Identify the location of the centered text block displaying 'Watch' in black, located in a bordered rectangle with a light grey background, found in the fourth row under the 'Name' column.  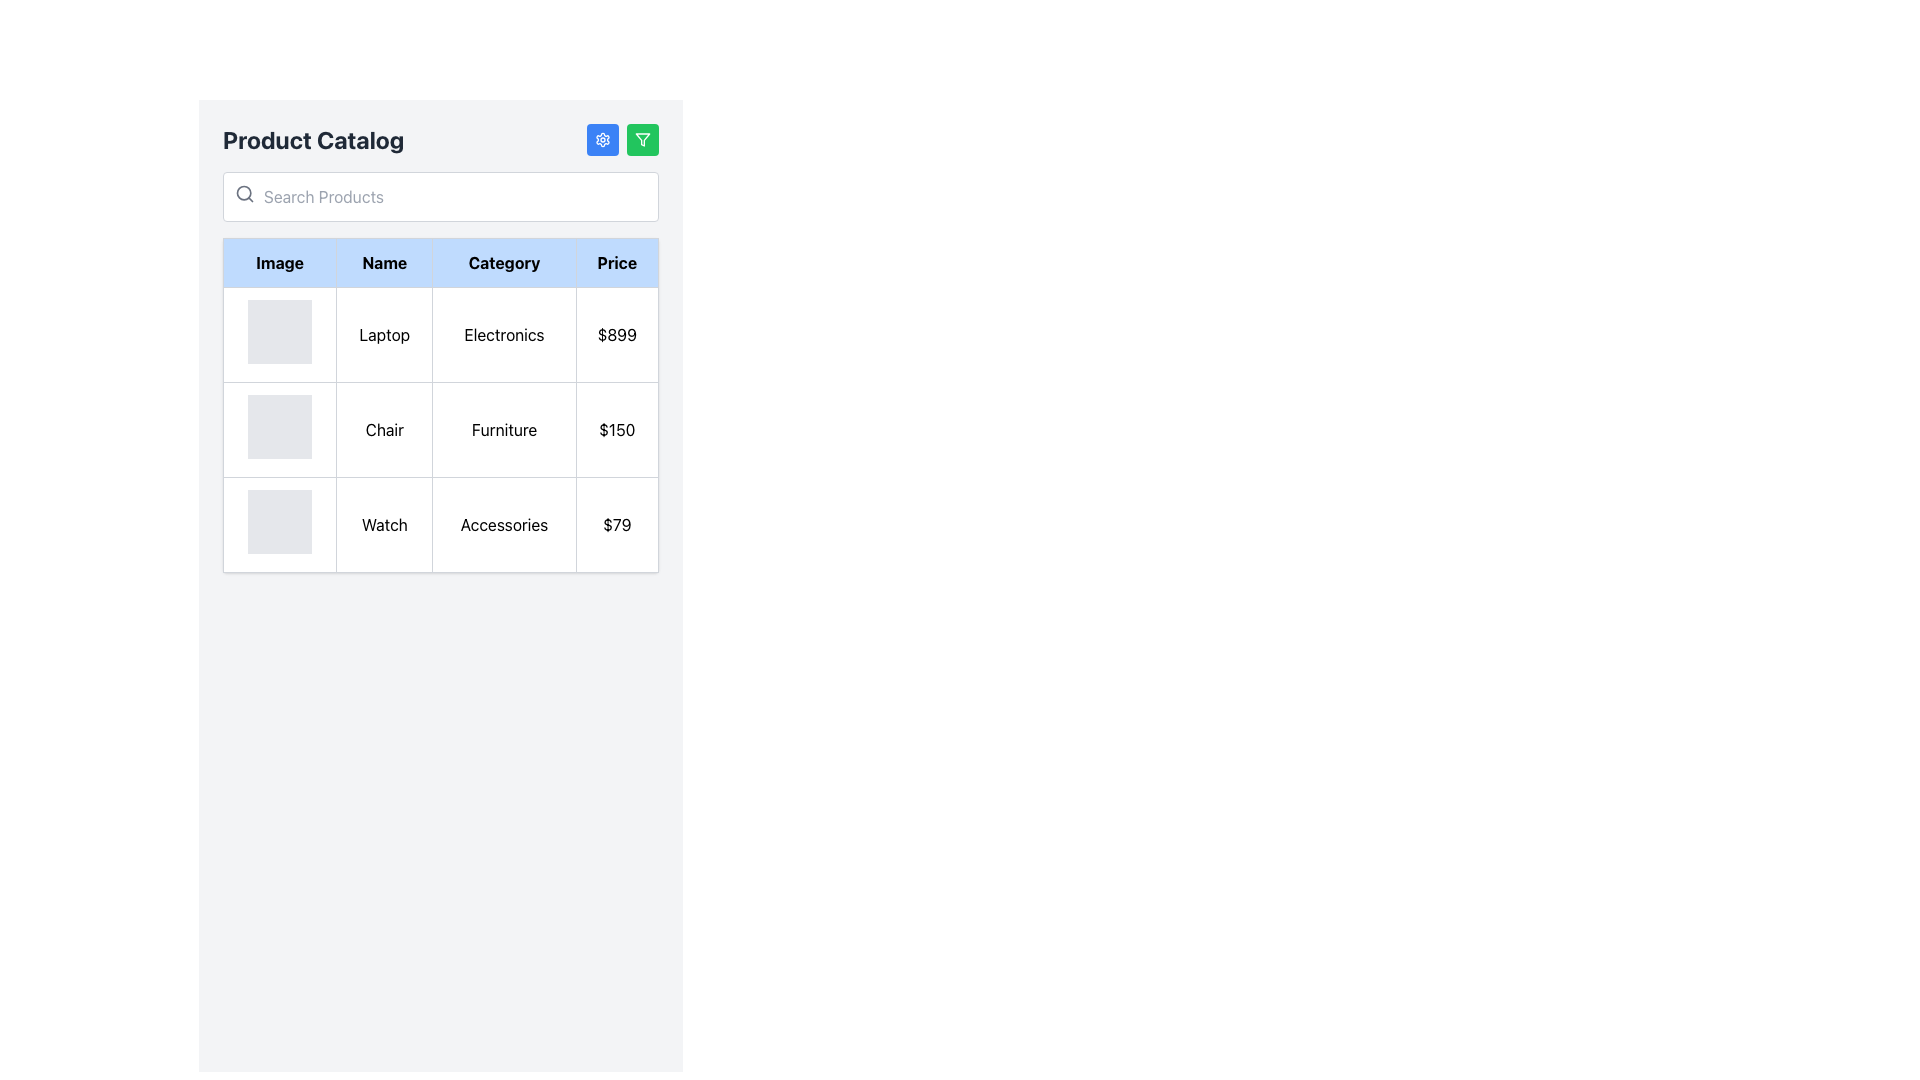
(384, 523).